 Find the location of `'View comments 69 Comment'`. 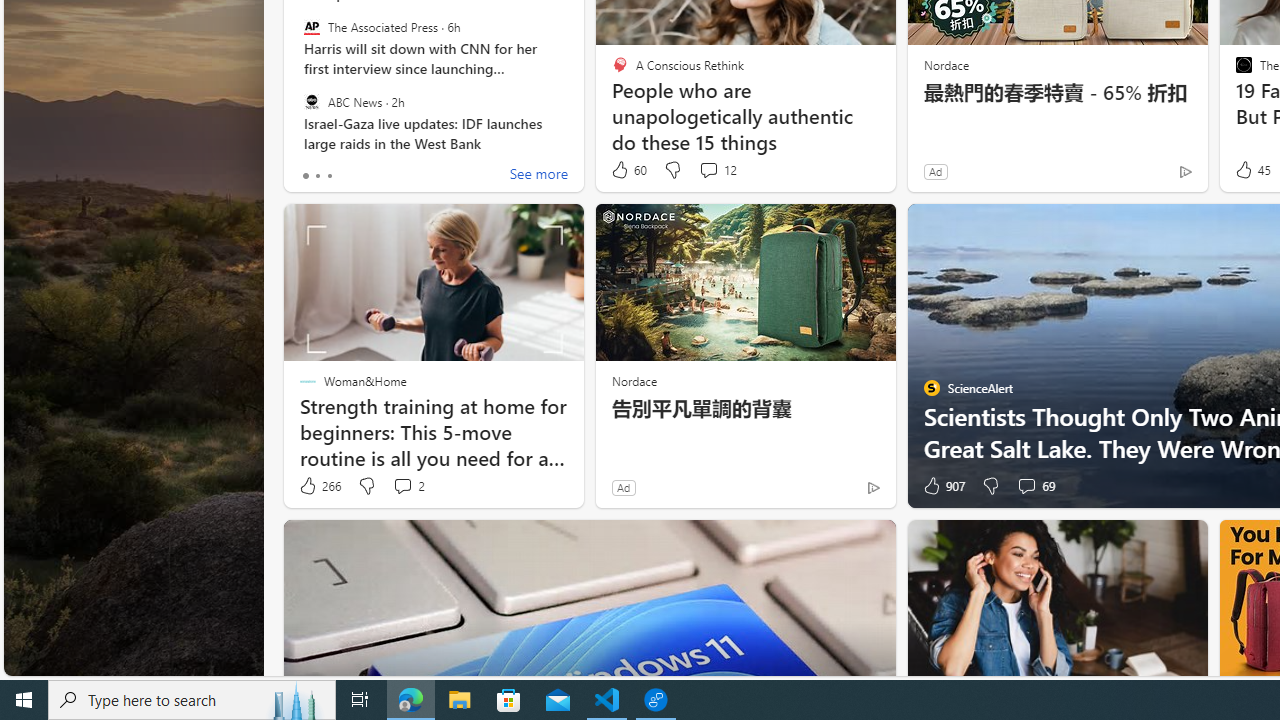

'View comments 69 Comment' is located at coordinates (1035, 486).